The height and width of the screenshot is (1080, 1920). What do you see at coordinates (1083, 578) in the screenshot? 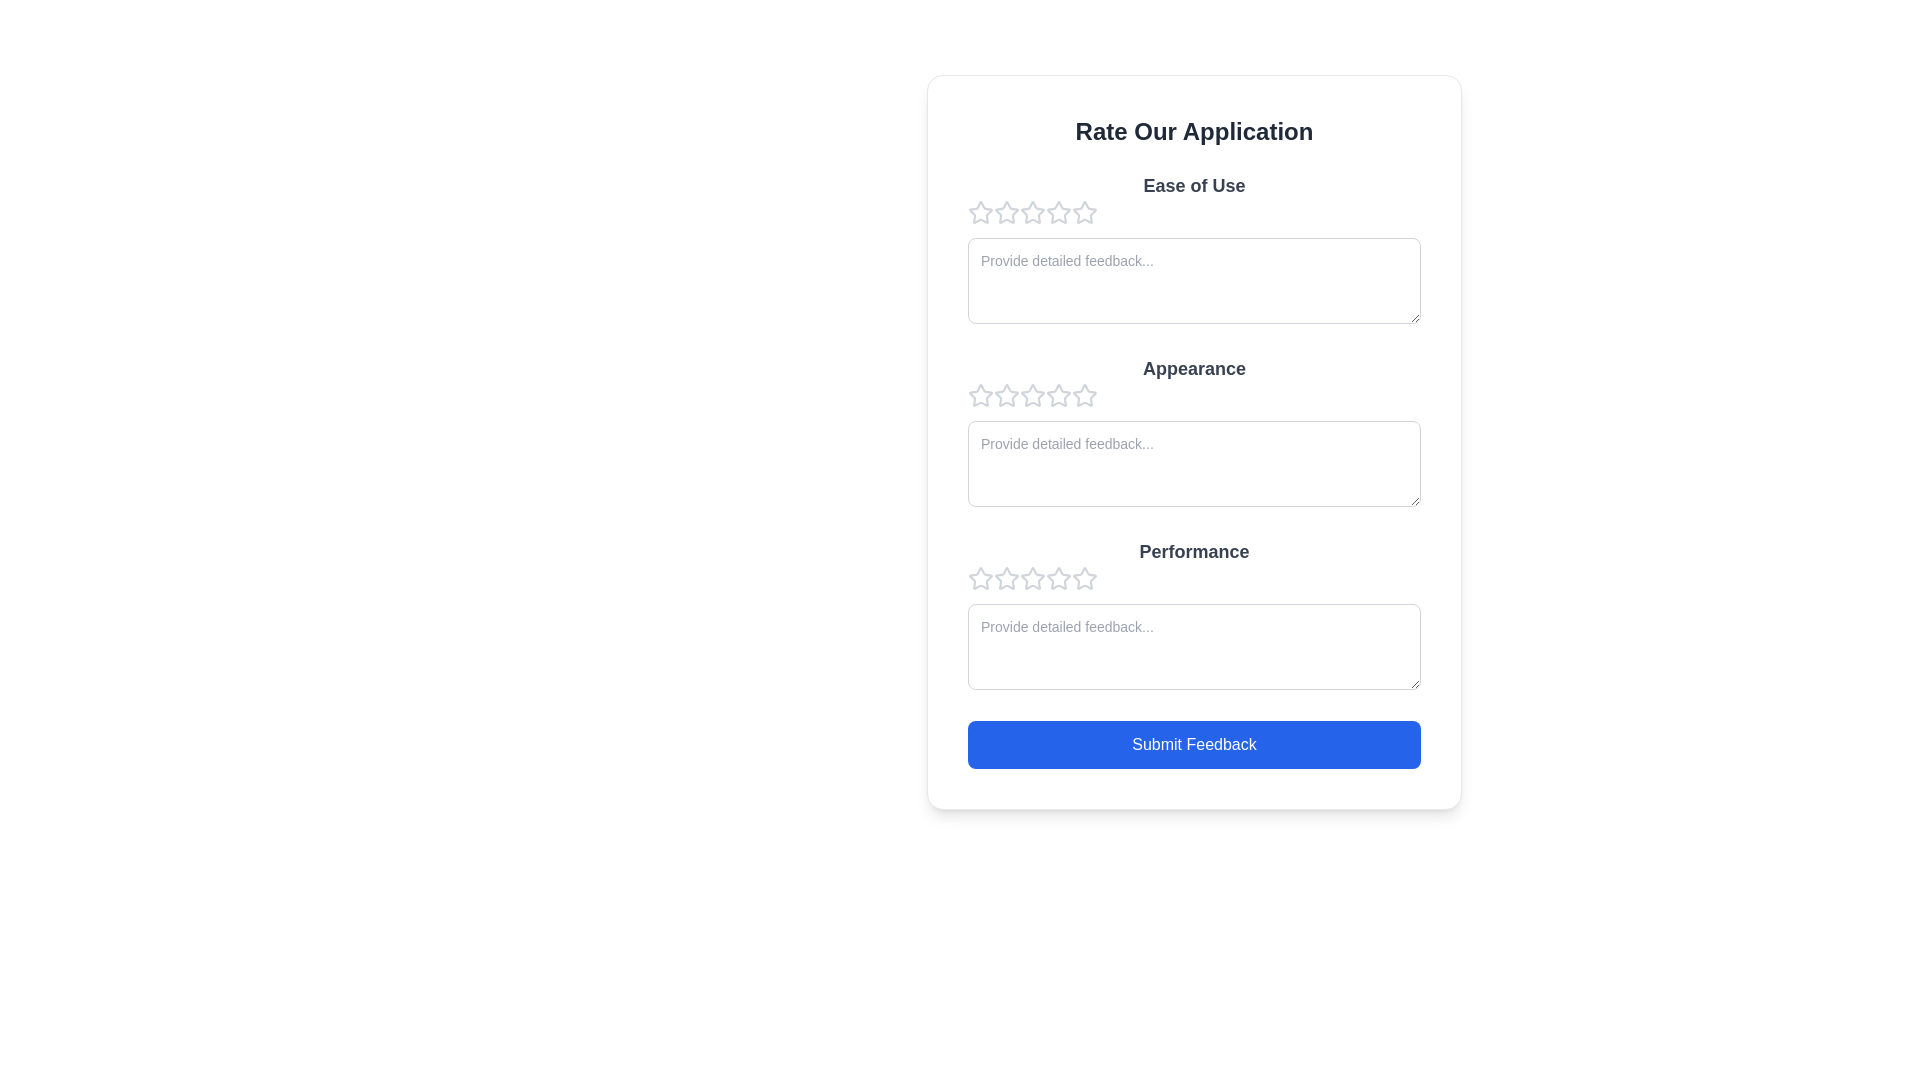
I see `the third star in the horizontal row of five stars in the 'Performance' section of the 'Rate Our Application' interface` at bounding box center [1083, 578].